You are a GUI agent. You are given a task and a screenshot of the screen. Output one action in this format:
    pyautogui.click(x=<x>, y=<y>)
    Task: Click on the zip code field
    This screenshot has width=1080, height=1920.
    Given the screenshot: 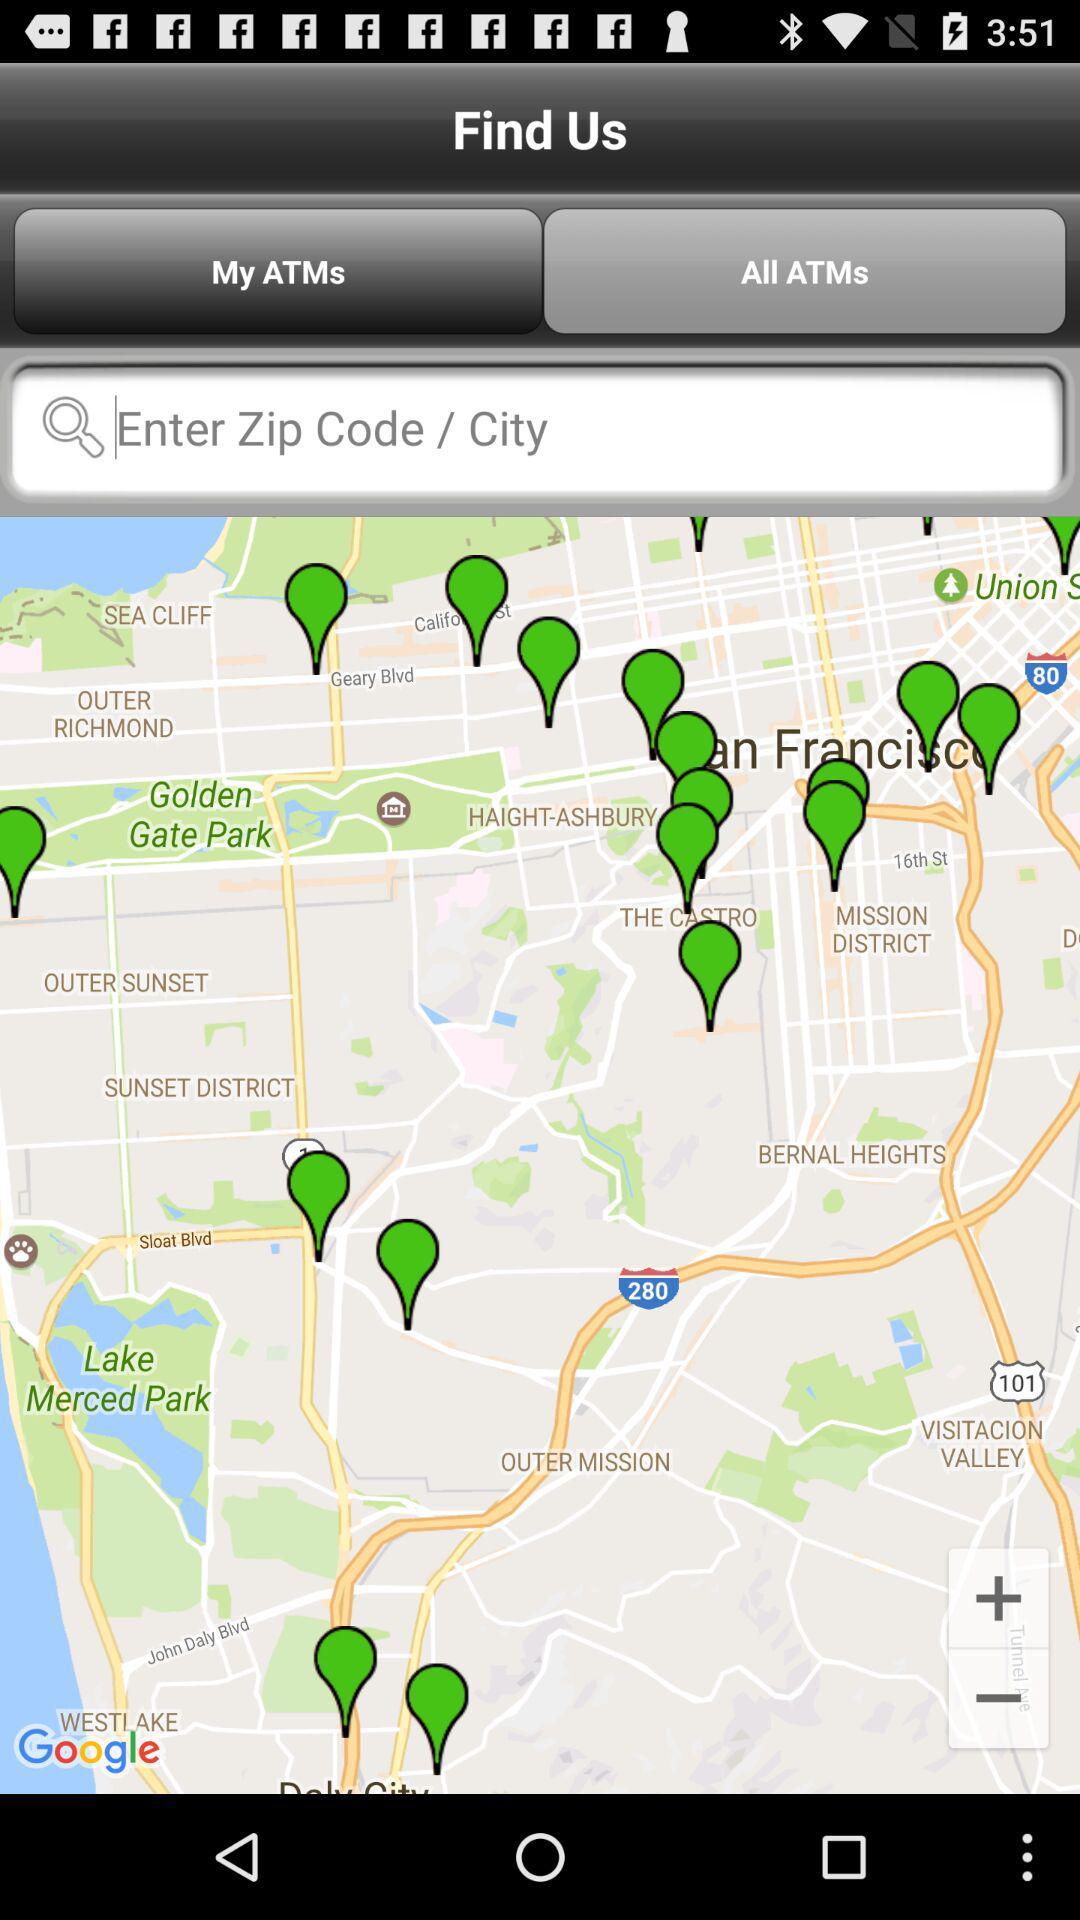 What is the action you would take?
    pyautogui.click(x=537, y=426)
    